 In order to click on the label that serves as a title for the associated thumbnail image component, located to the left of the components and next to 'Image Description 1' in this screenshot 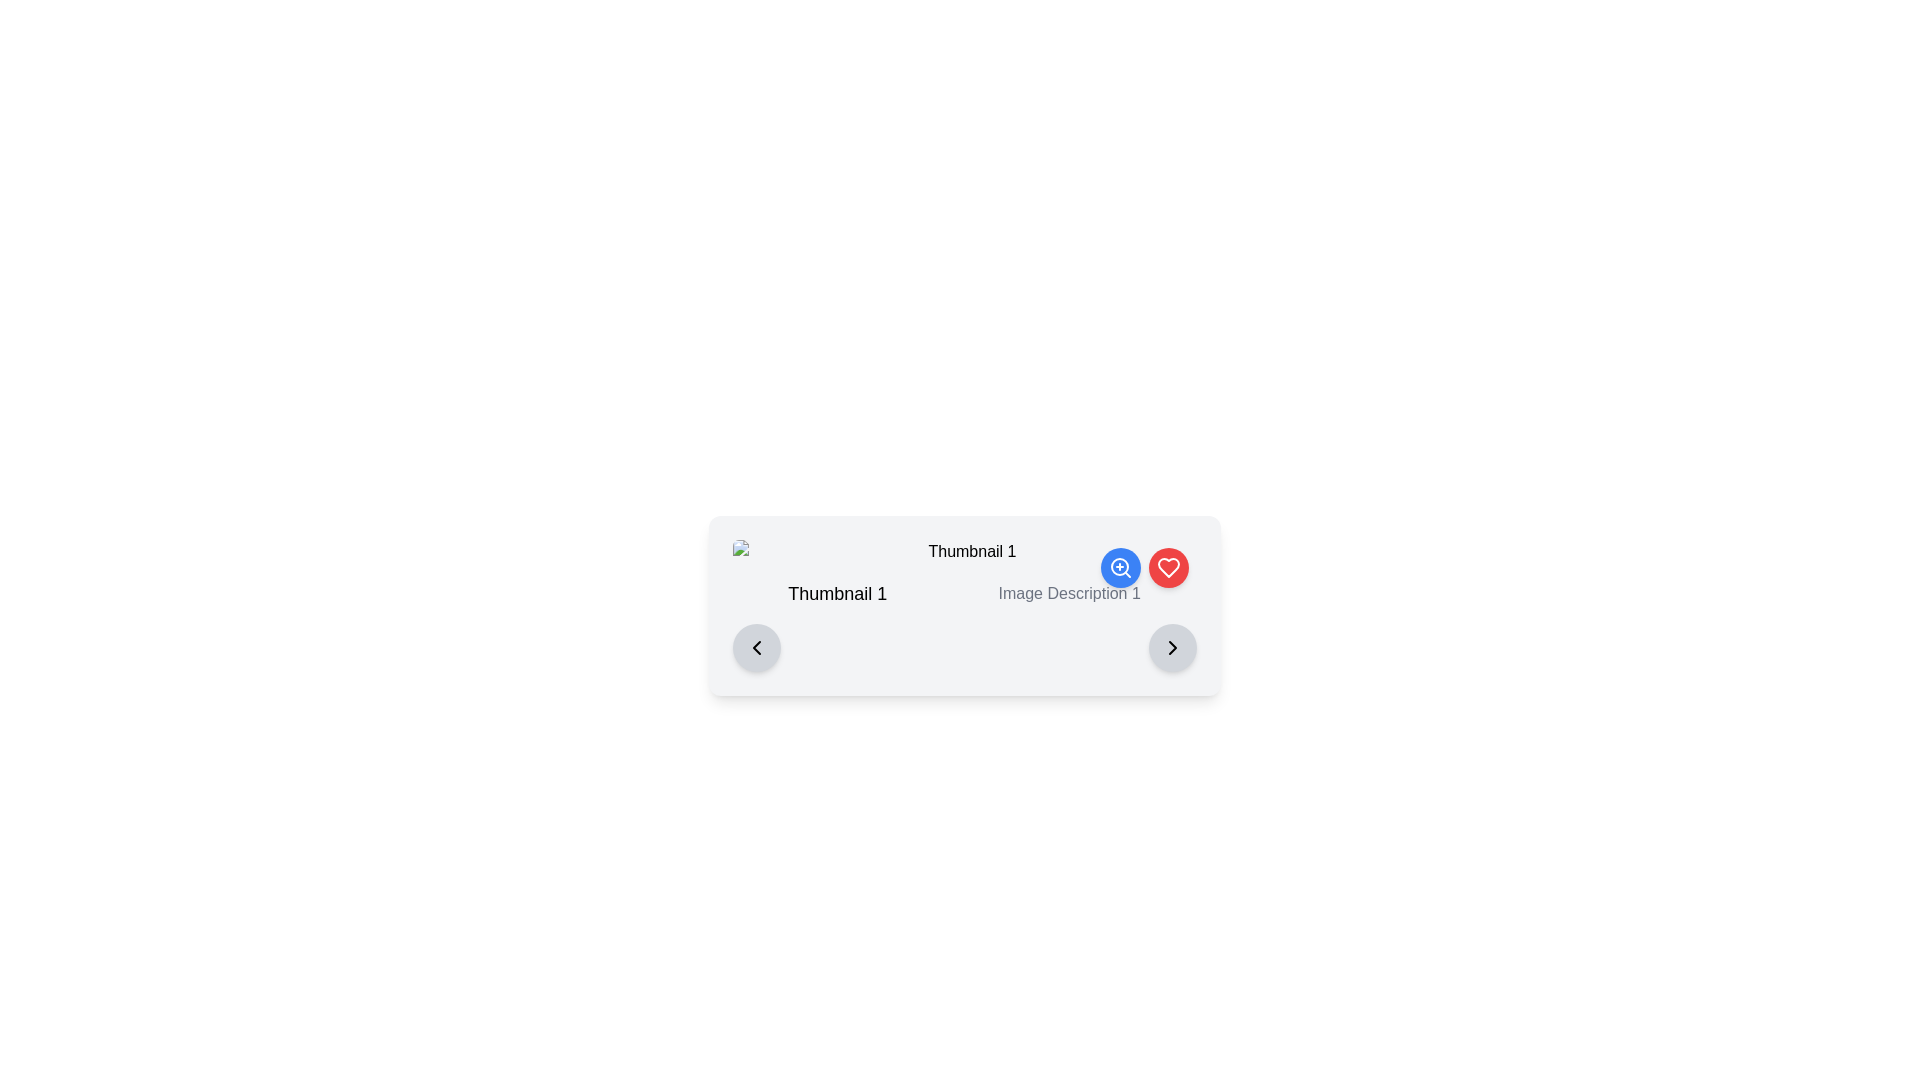, I will do `click(837, 593)`.